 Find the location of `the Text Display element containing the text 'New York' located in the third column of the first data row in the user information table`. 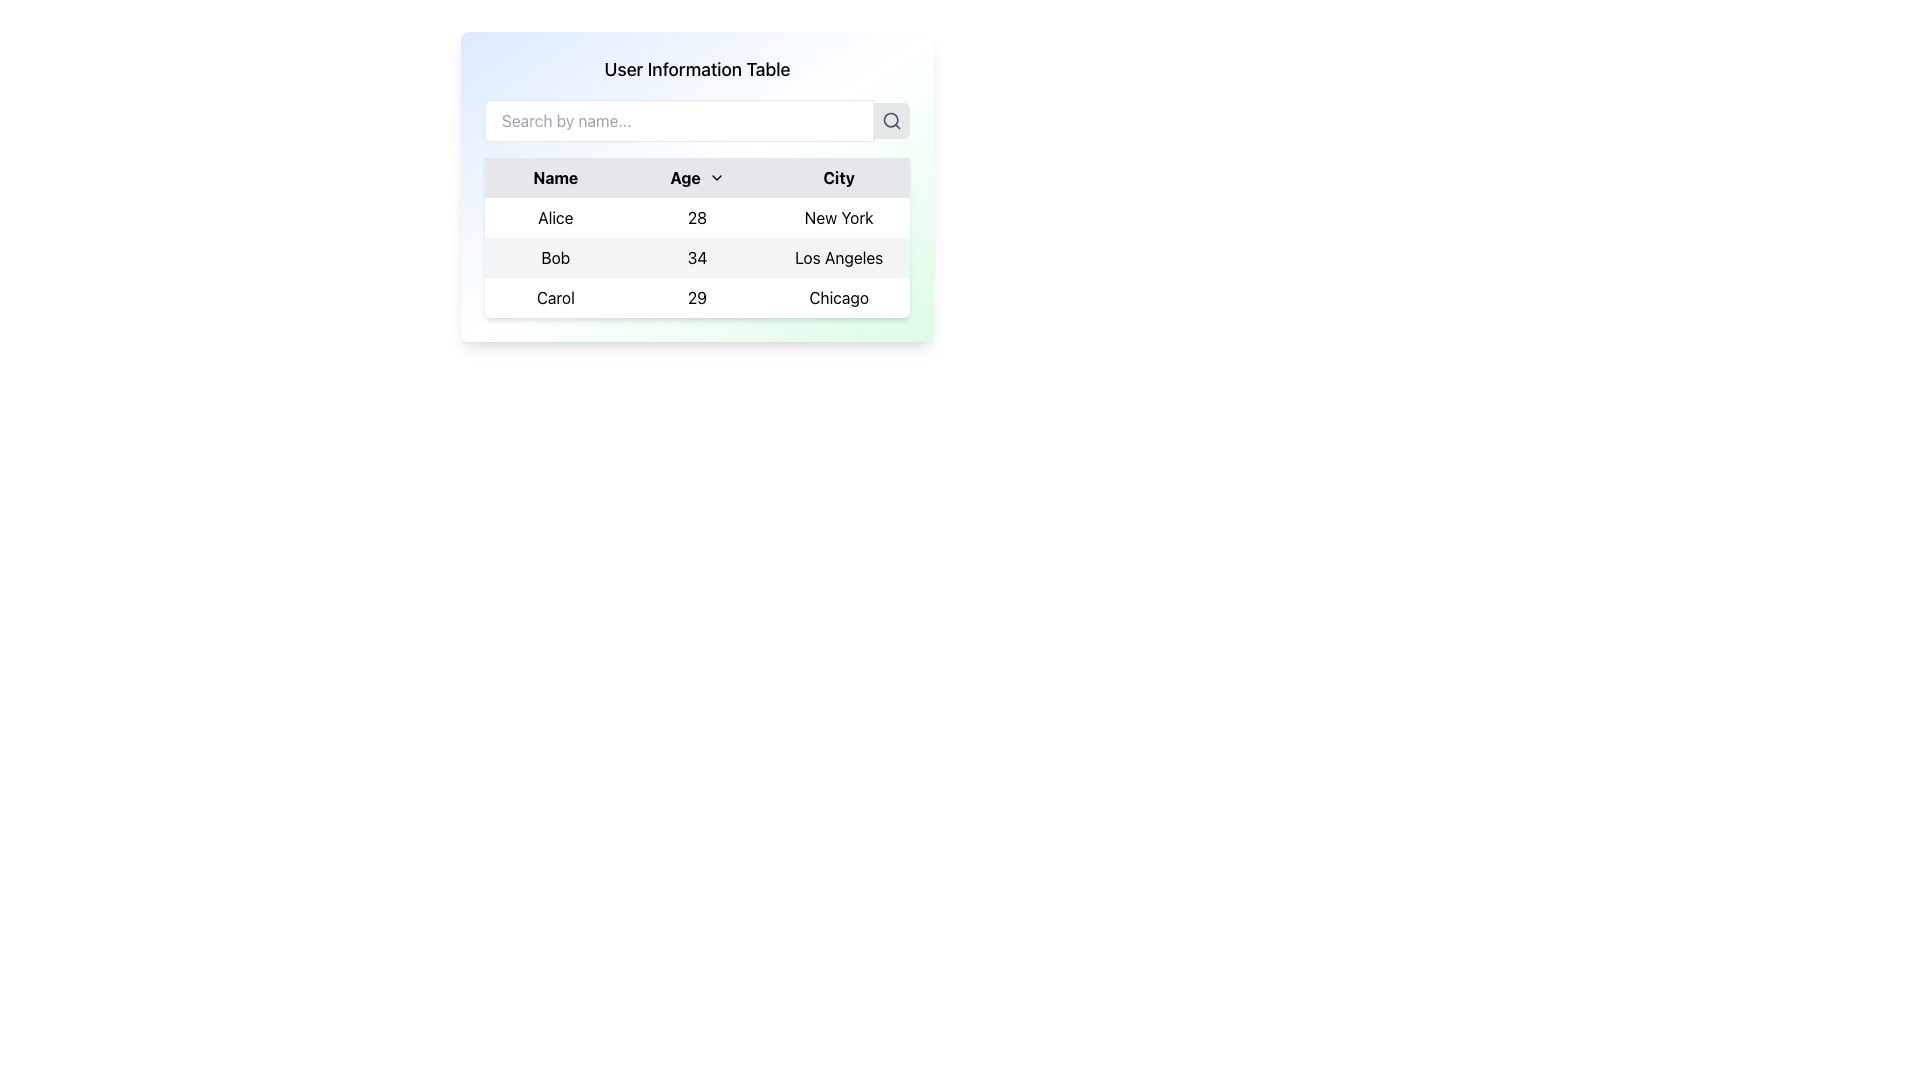

the Text Display element containing the text 'New York' located in the third column of the first data row in the user information table is located at coordinates (839, 218).